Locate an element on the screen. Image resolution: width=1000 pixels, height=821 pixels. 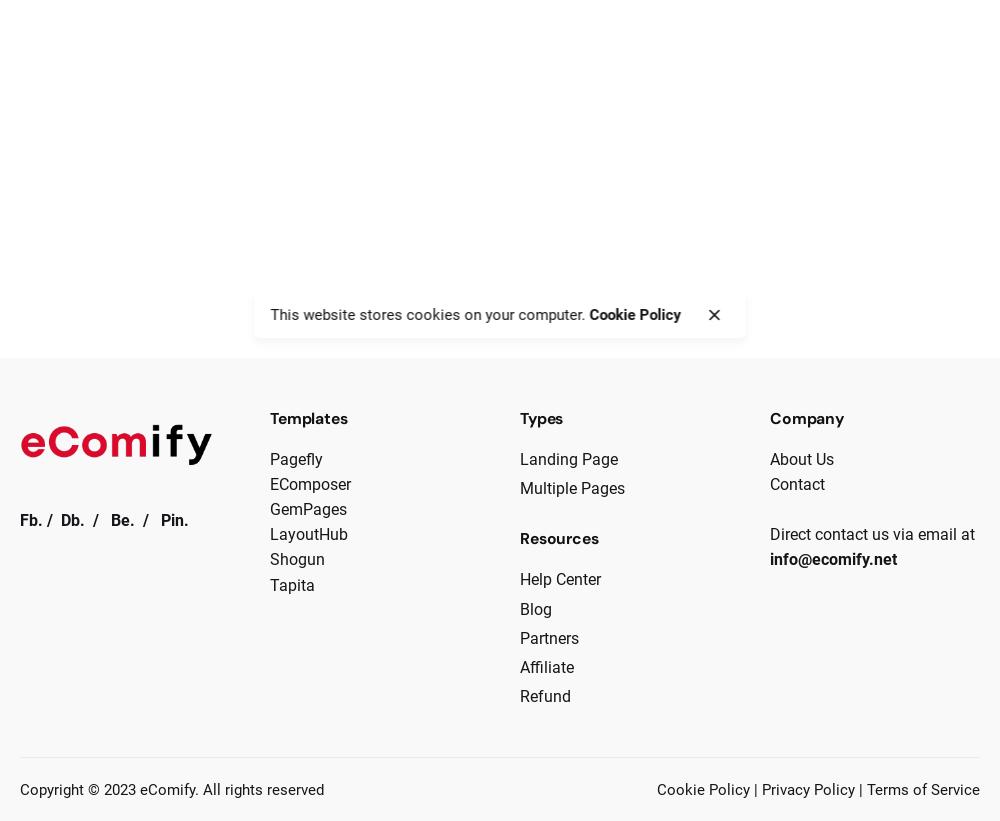
'. All rights reserved' is located at coordinates (259, 788).